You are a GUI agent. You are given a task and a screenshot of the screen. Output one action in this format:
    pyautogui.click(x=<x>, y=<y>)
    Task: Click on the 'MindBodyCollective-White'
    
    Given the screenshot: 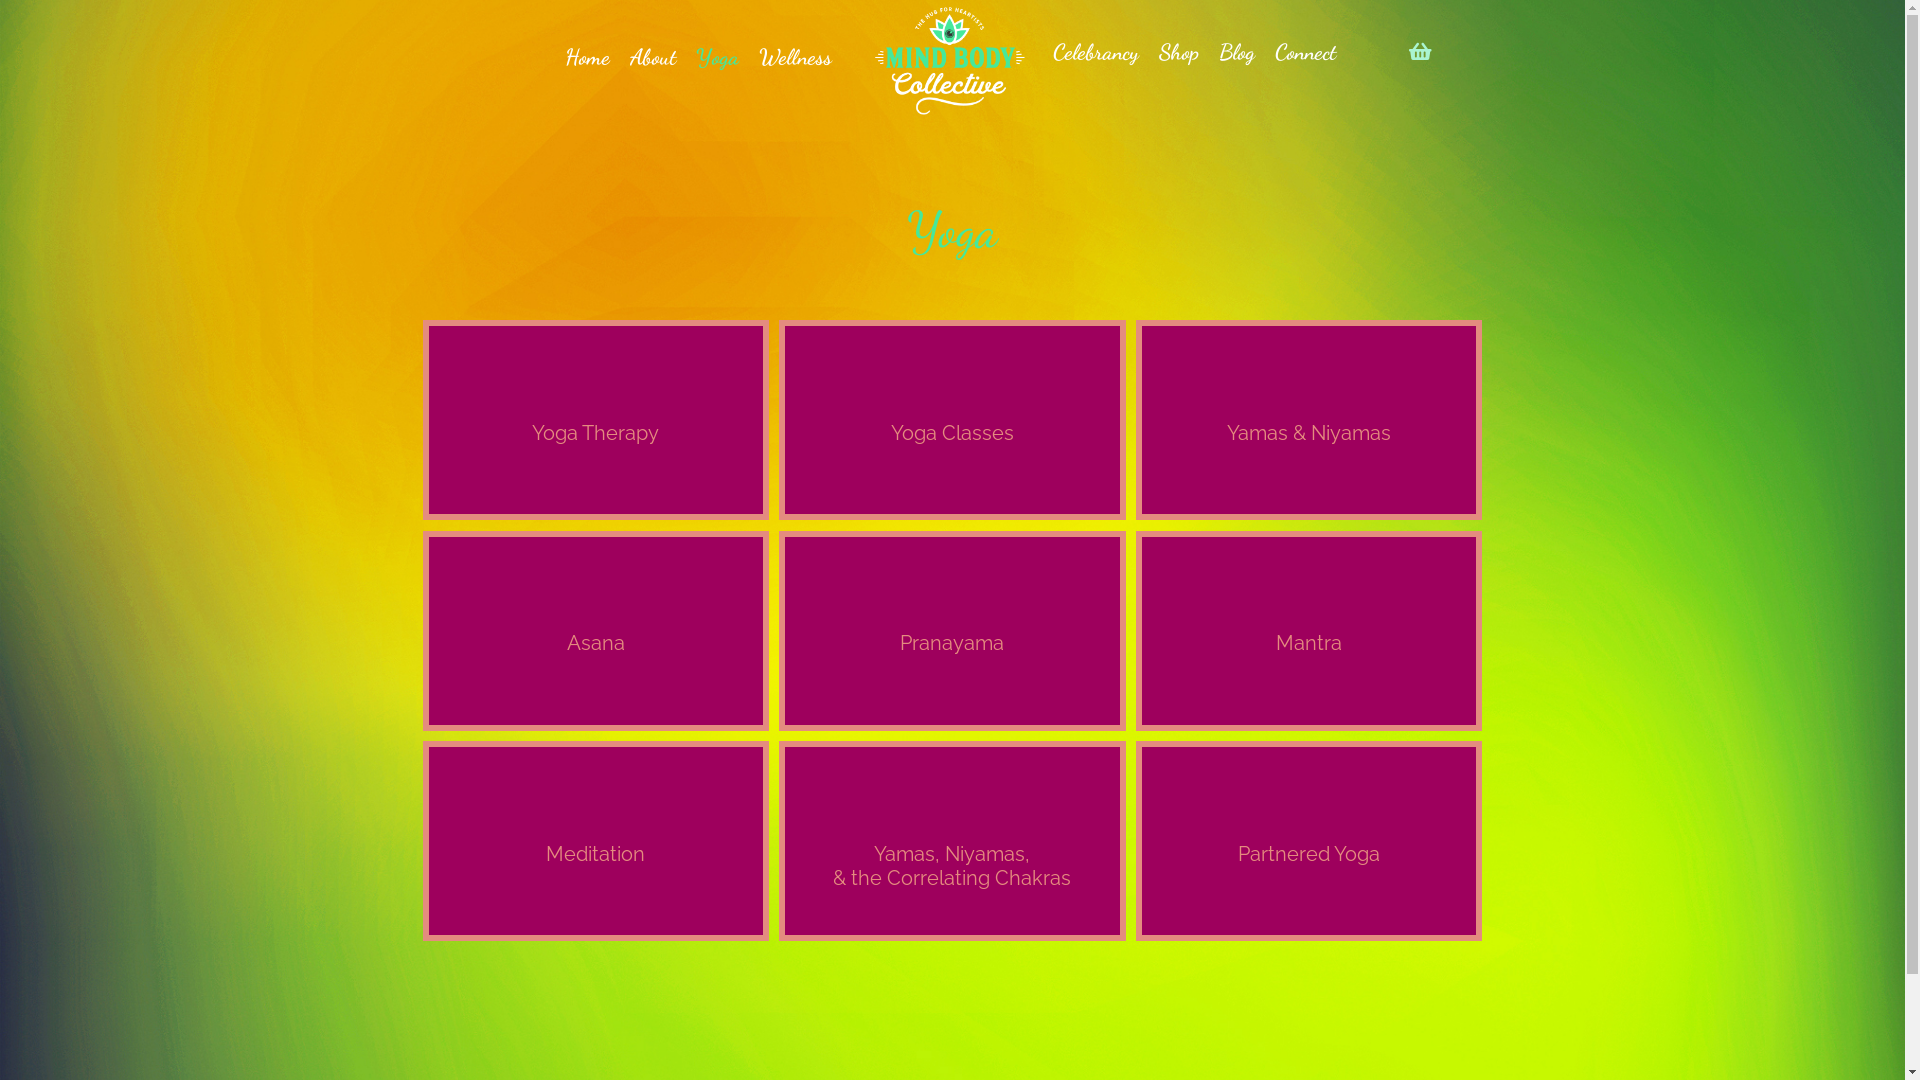 What is the action you would take?
    pyautogui.click(x=949, y=60)
    